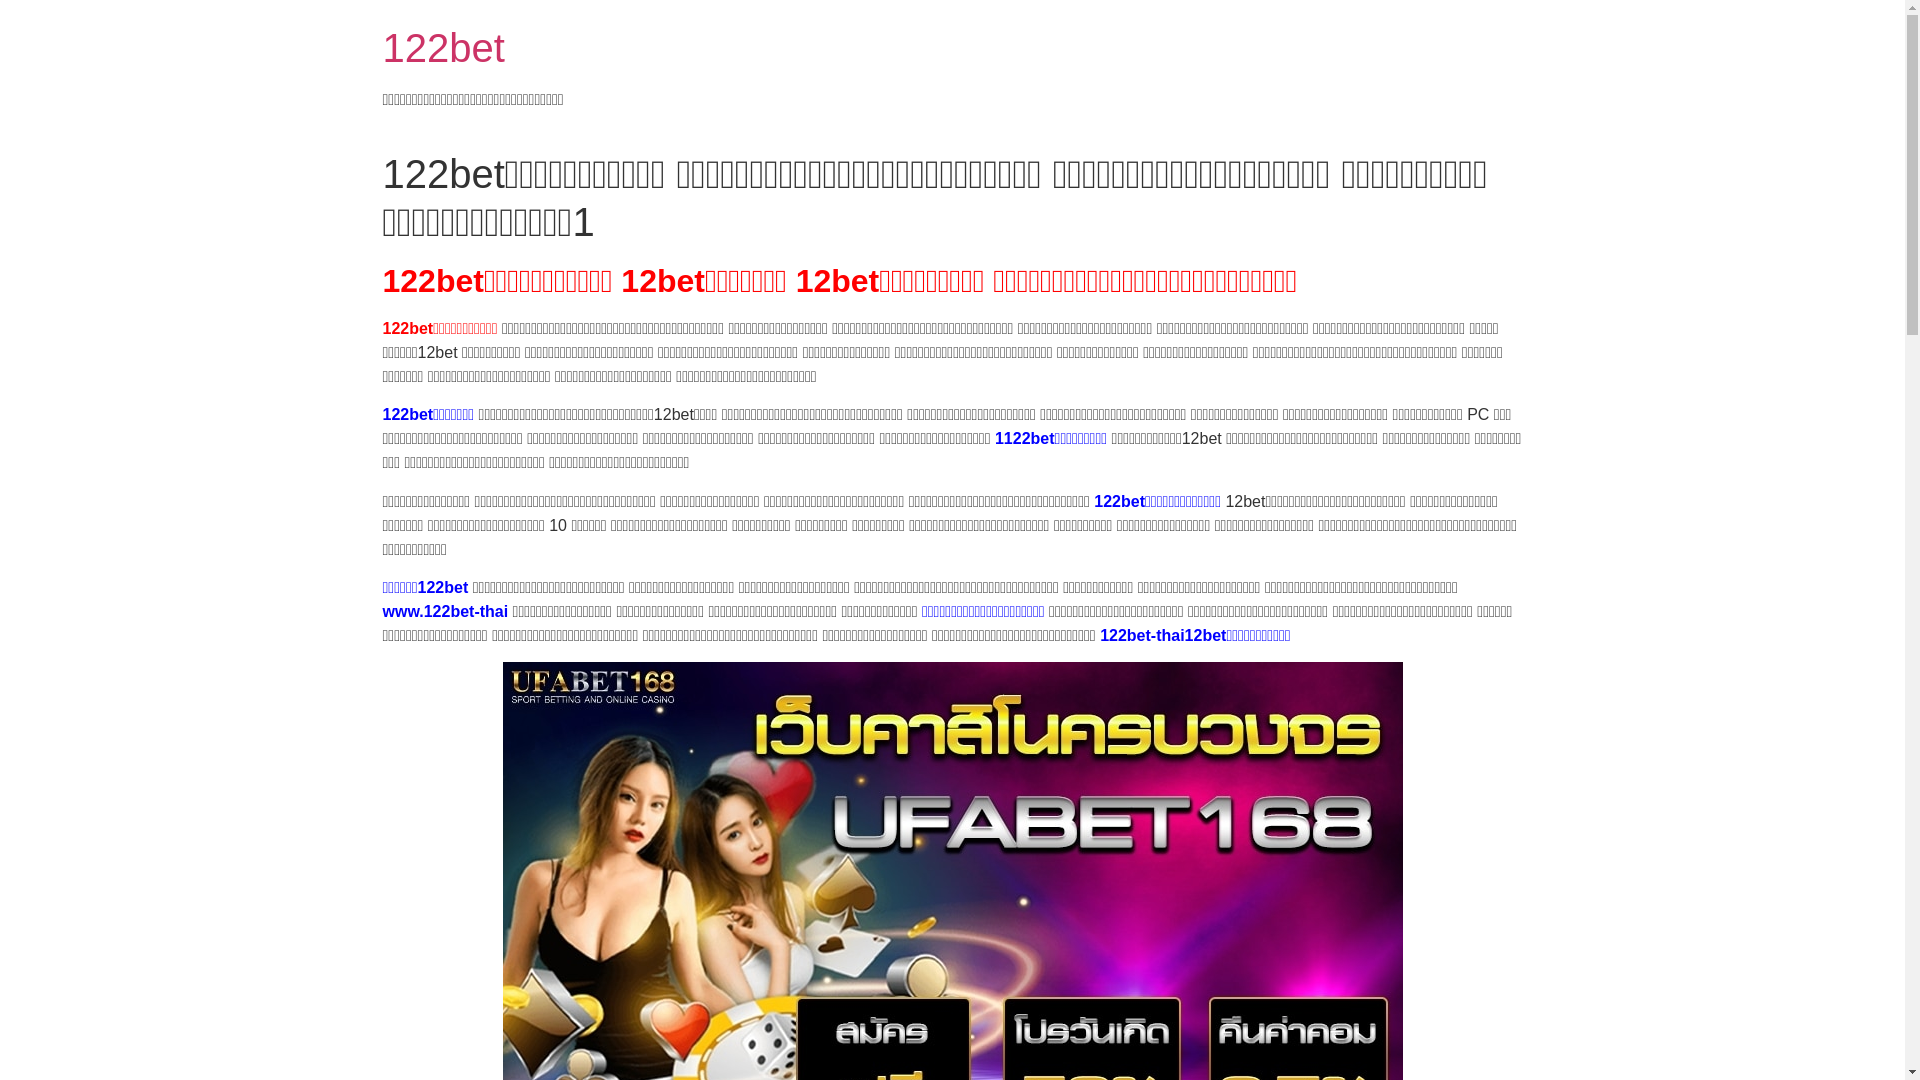 The image size is (1920, 1080). I want to click on '122bet', so click(382, 46).